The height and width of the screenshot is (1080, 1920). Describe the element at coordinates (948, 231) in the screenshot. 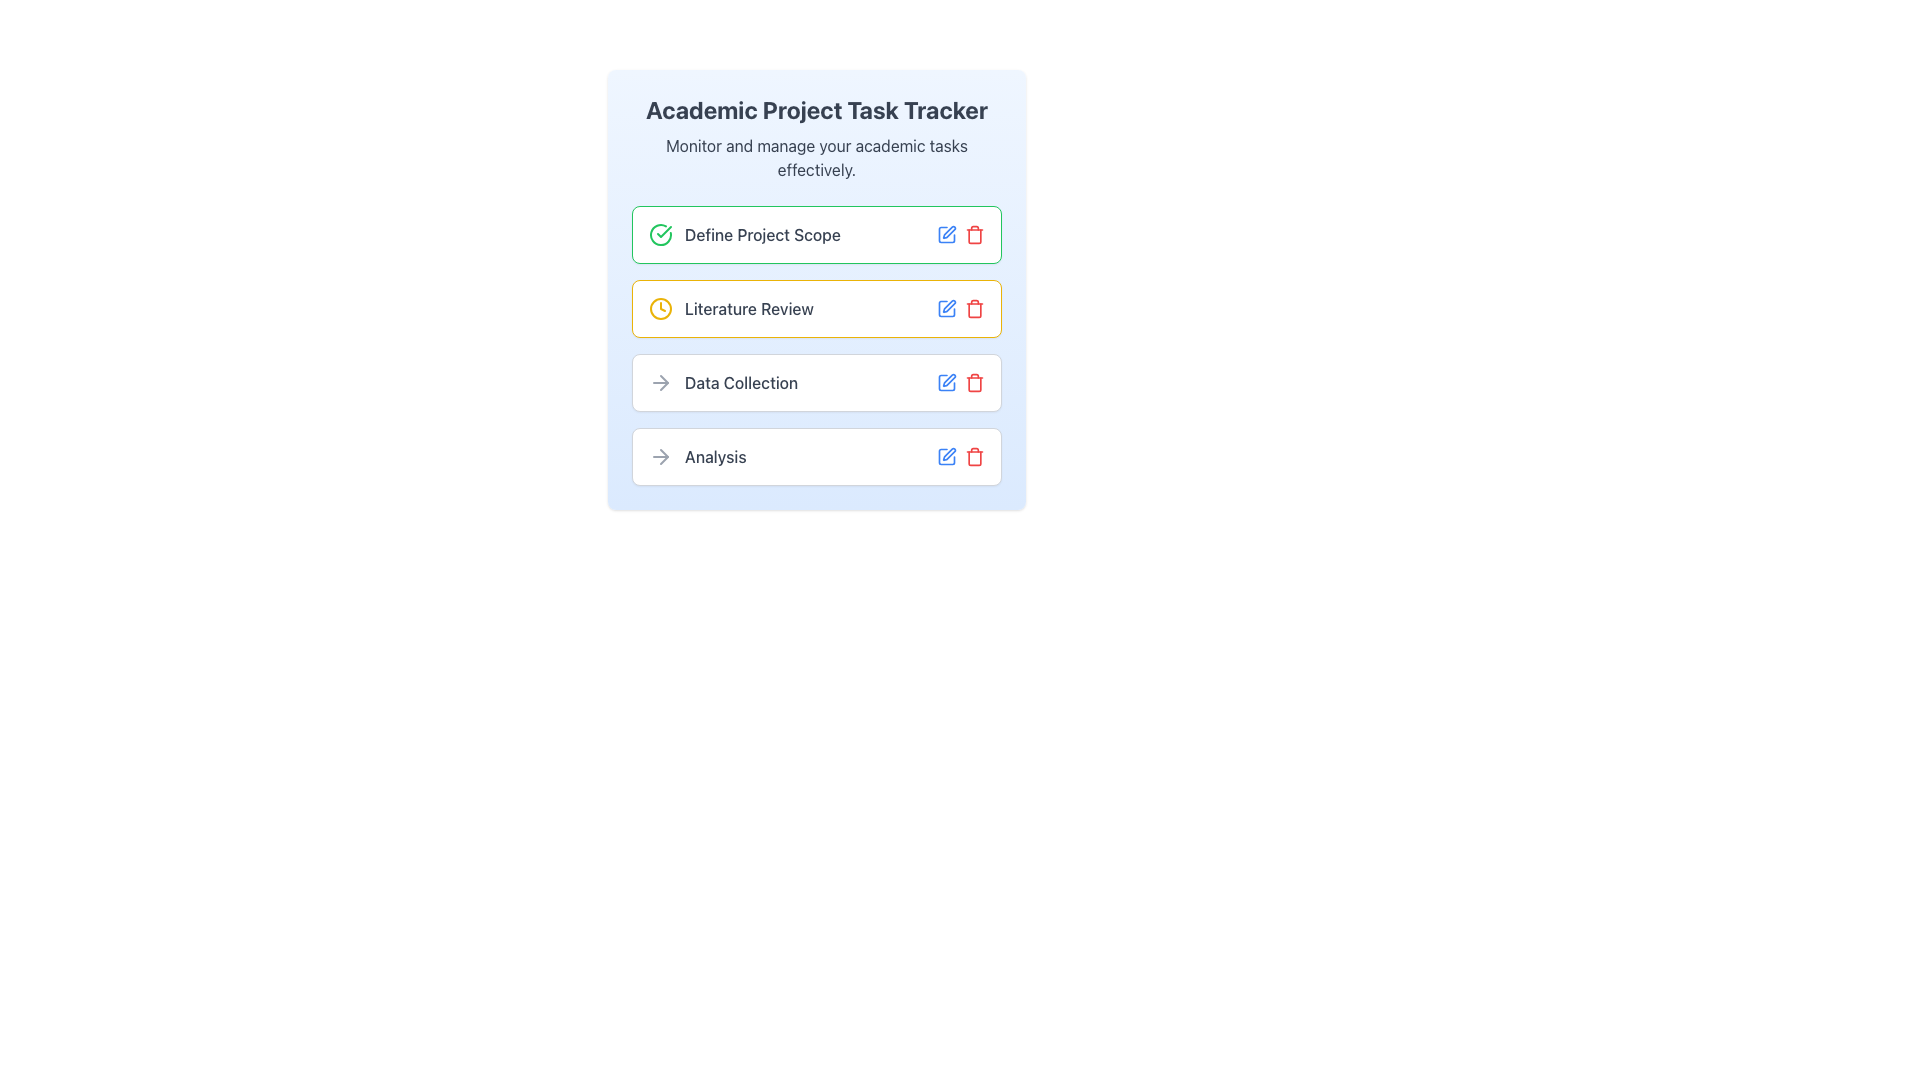

I see `the editing icon for the 'Define Project Scope' entry` at that location.